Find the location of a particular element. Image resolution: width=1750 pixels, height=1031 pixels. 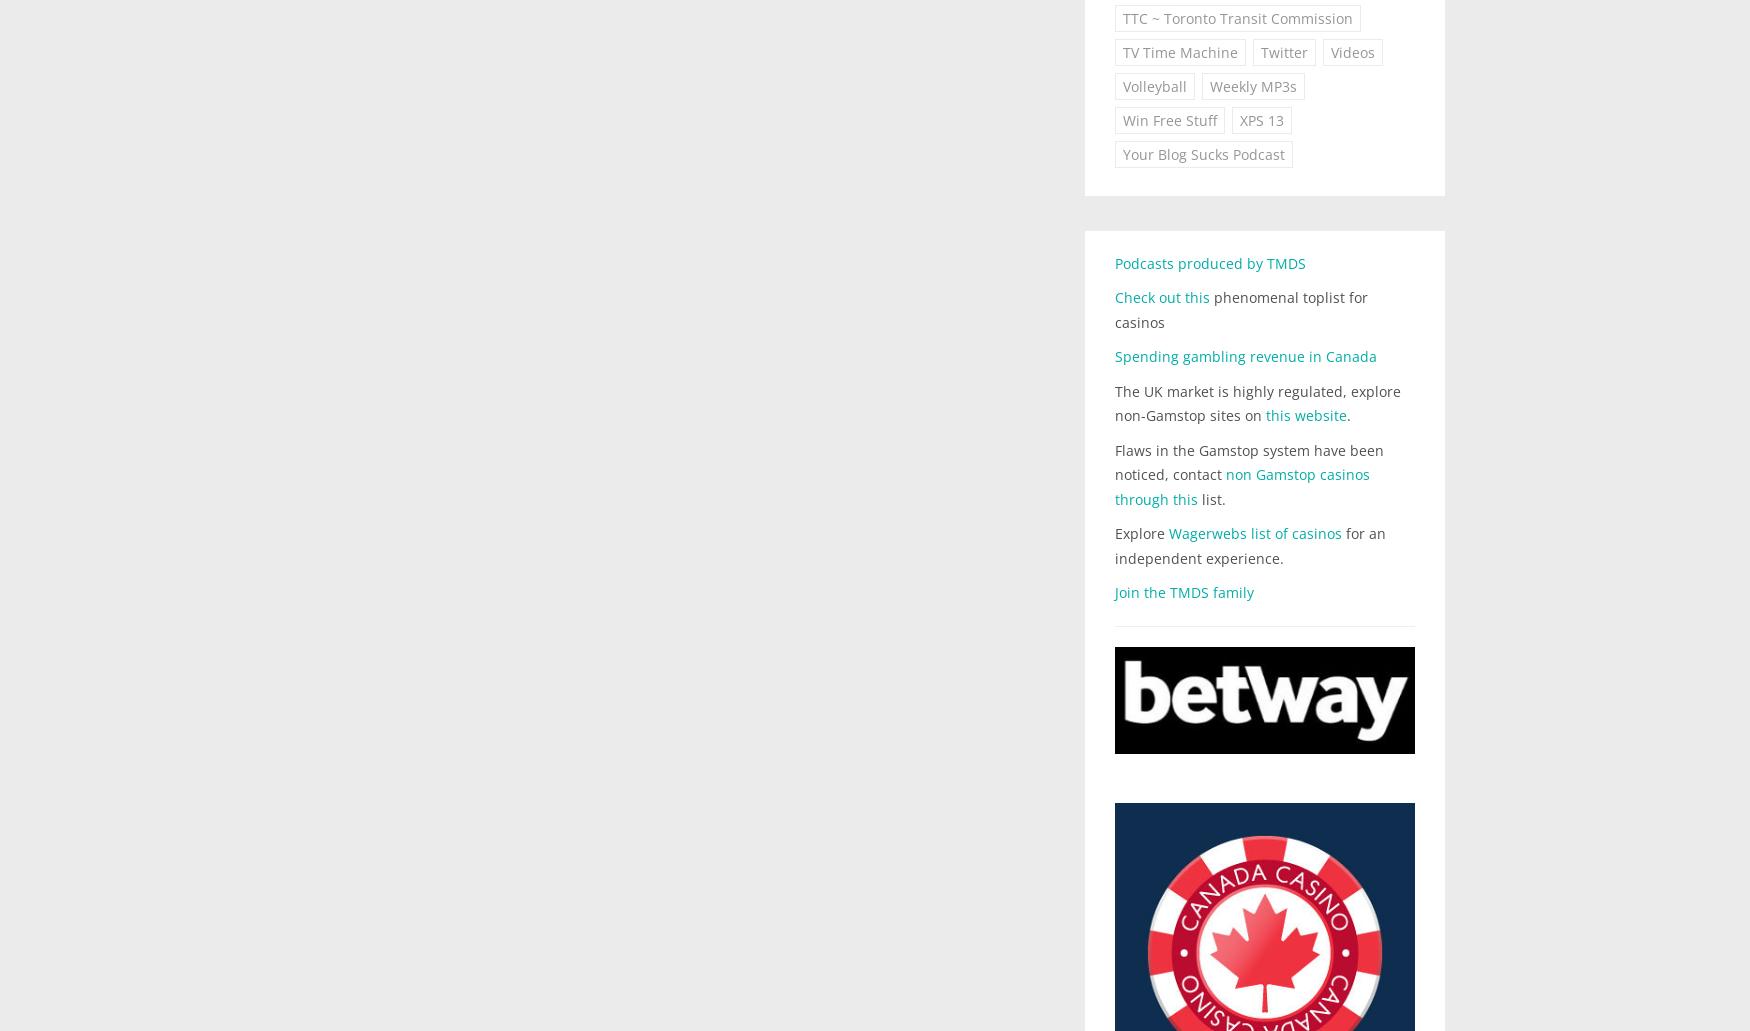

'Win Free Stuff' is located at coordinates (1122, 118).